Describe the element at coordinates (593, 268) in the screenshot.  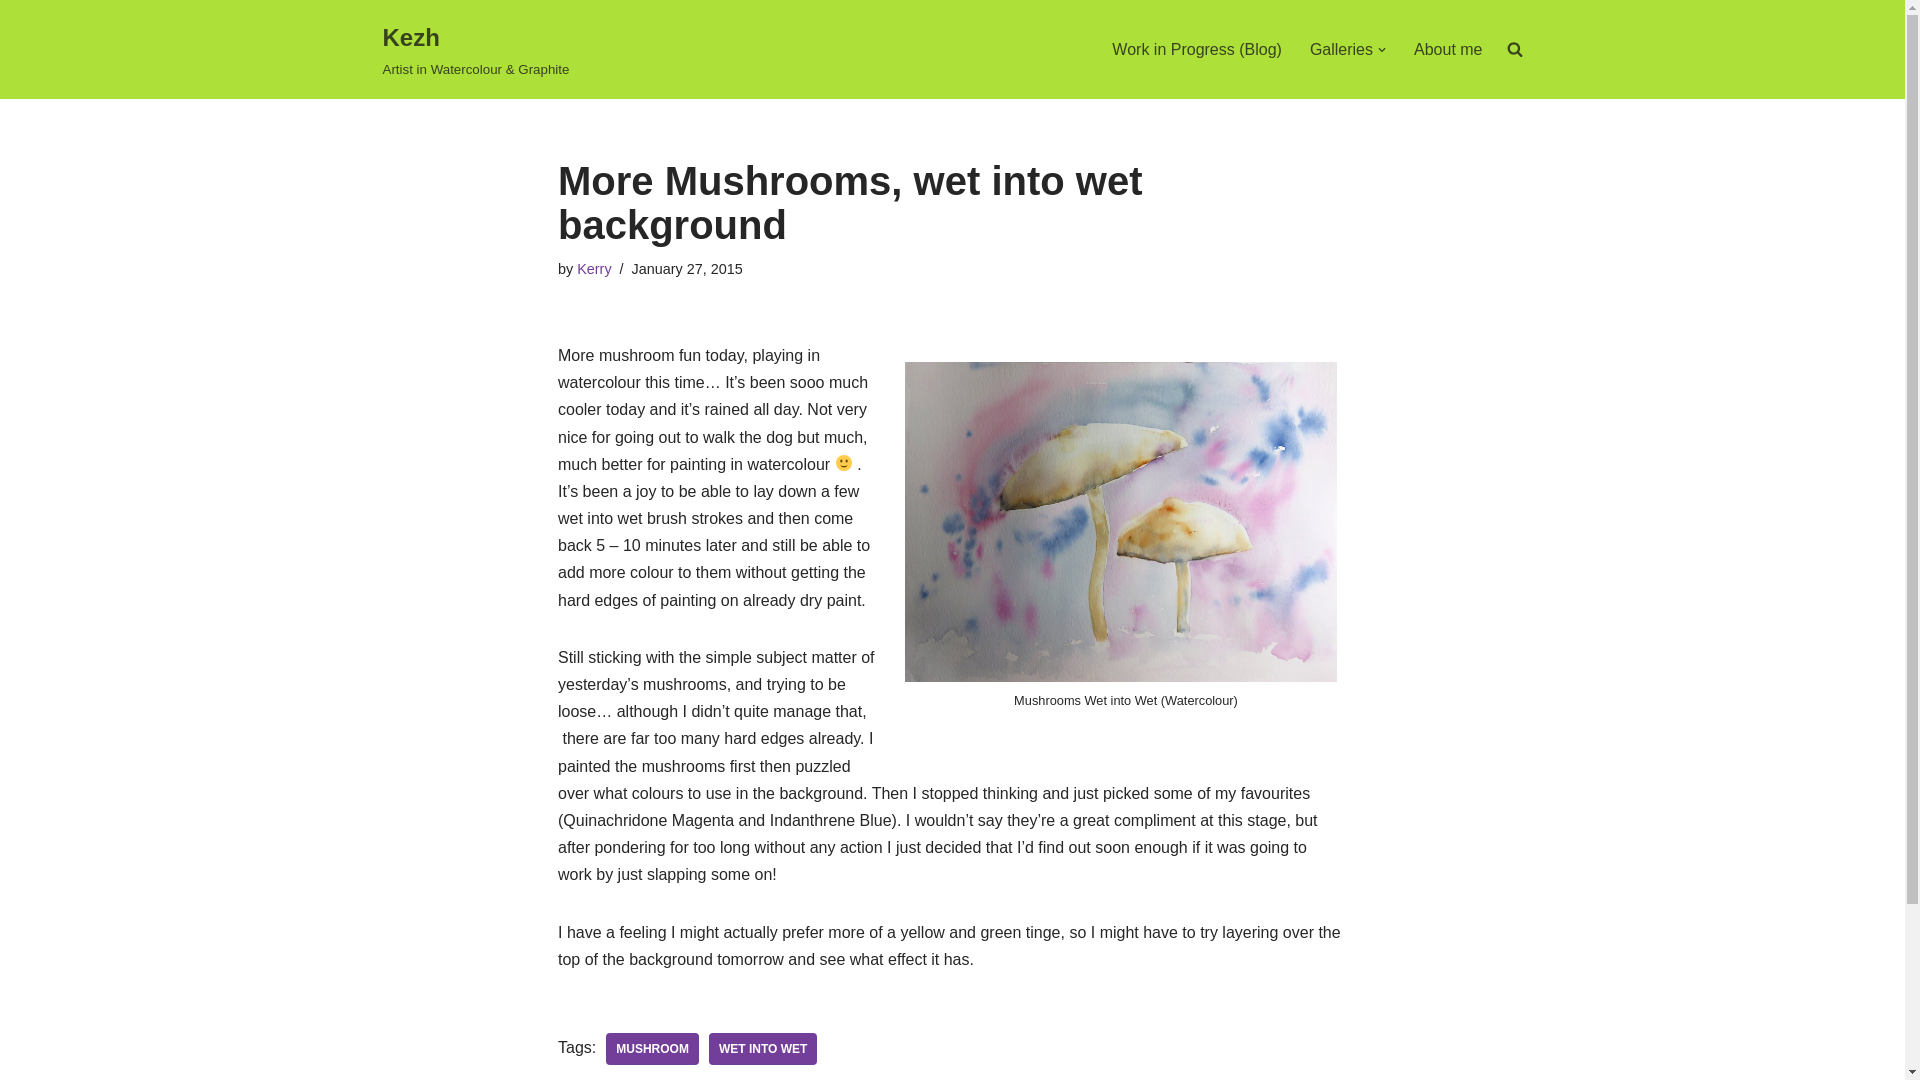
I see `'Kerry'` at that location.